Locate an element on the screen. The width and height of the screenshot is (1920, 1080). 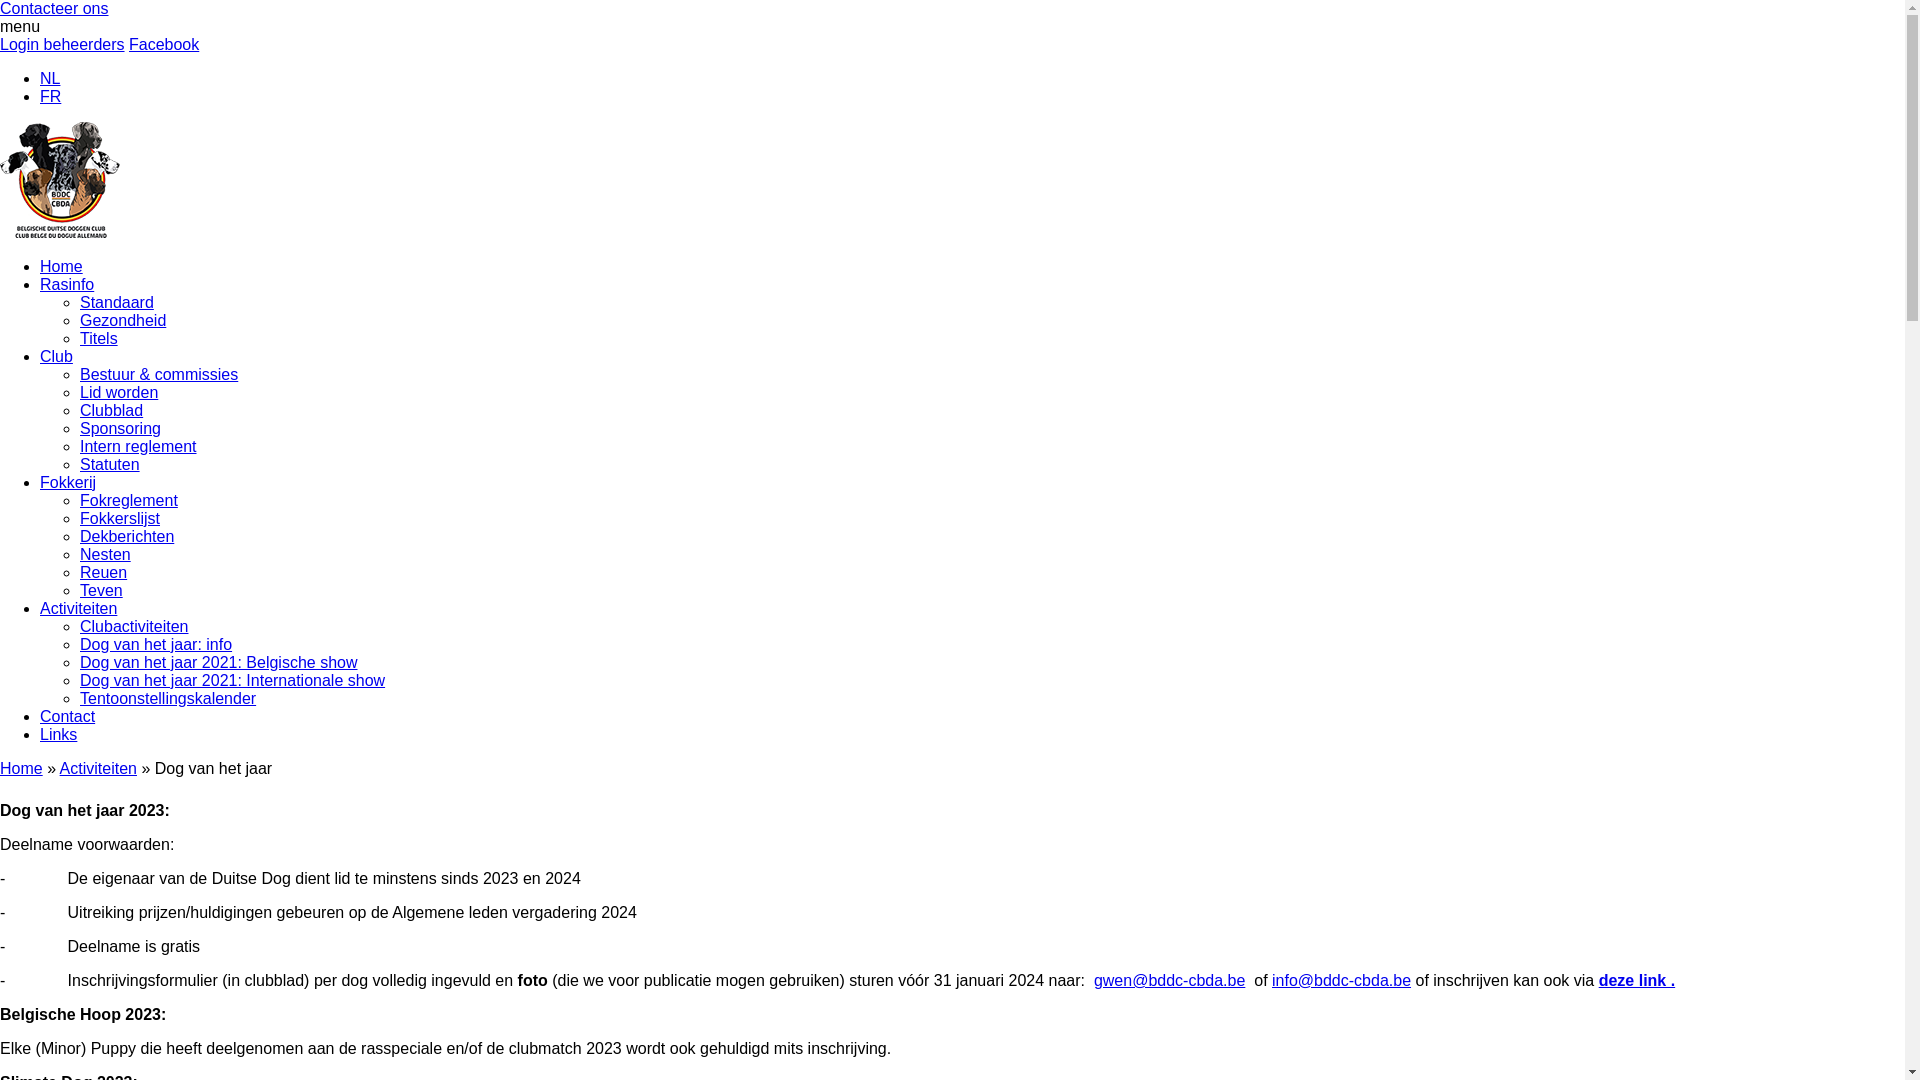
'Gezondheid' is located at coordinates (122, 319).